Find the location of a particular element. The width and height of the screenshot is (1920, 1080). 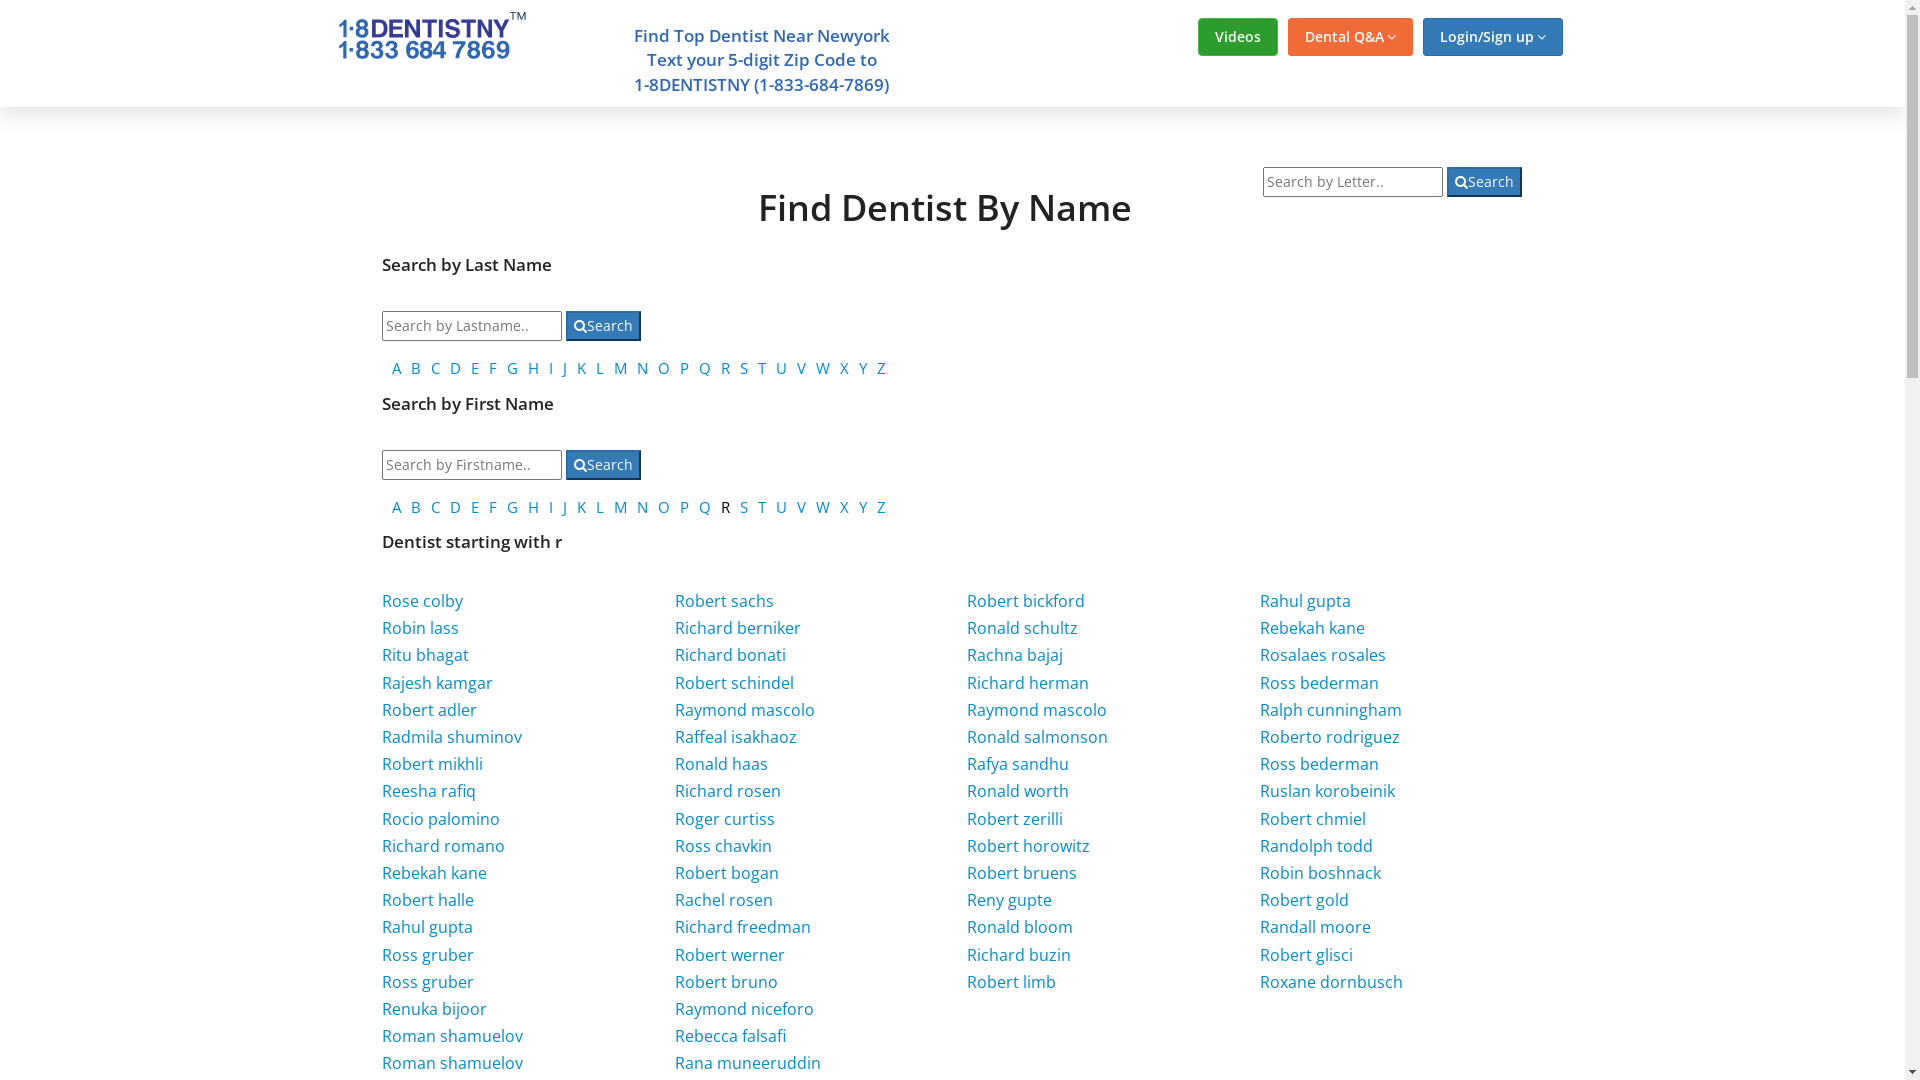

'Richard romano' is located at coordinates (442, 845).